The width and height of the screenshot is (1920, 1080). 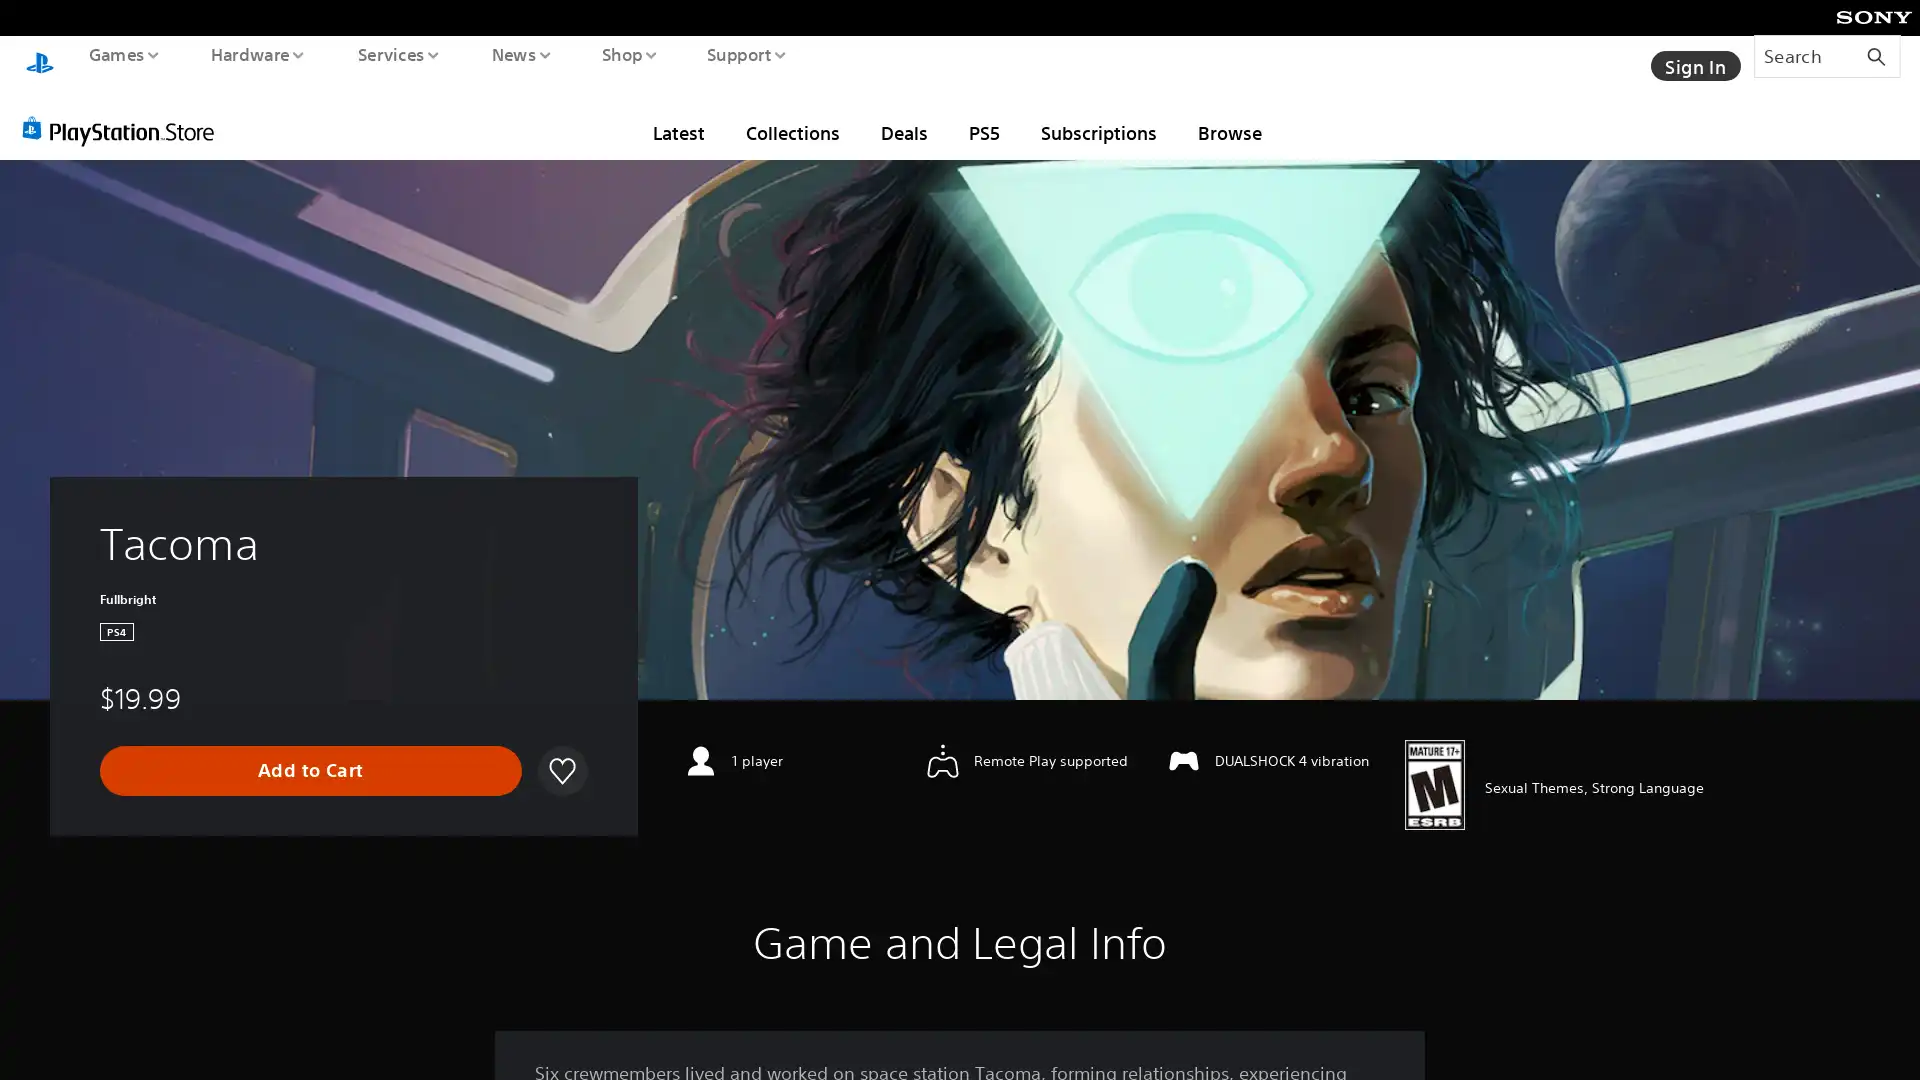 I want to click on Add to Wishlist, so click(x=560, y=752).